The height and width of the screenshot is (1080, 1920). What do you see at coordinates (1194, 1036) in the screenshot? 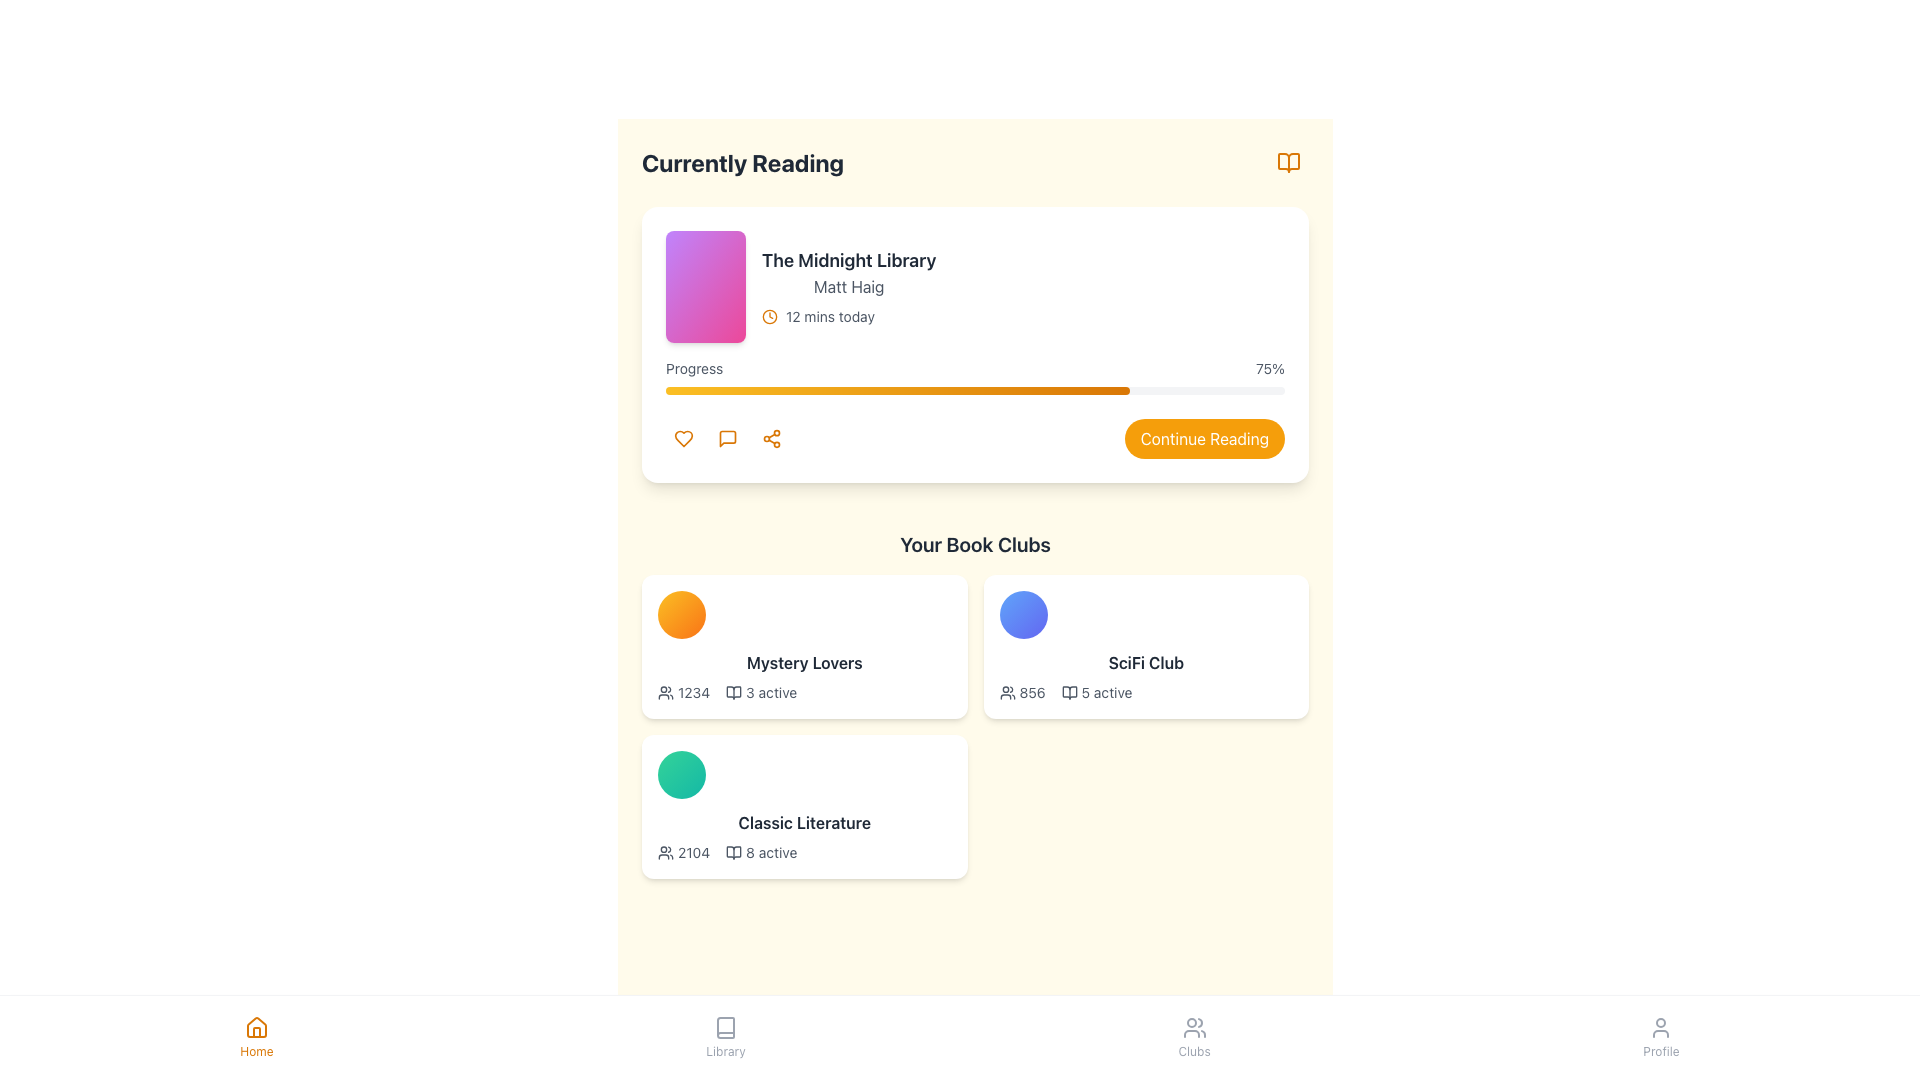
I see `the 'Clubs' button, which features an icon of three people and is part of the bottom navigation bar` at bounding box center [1194, 1036].